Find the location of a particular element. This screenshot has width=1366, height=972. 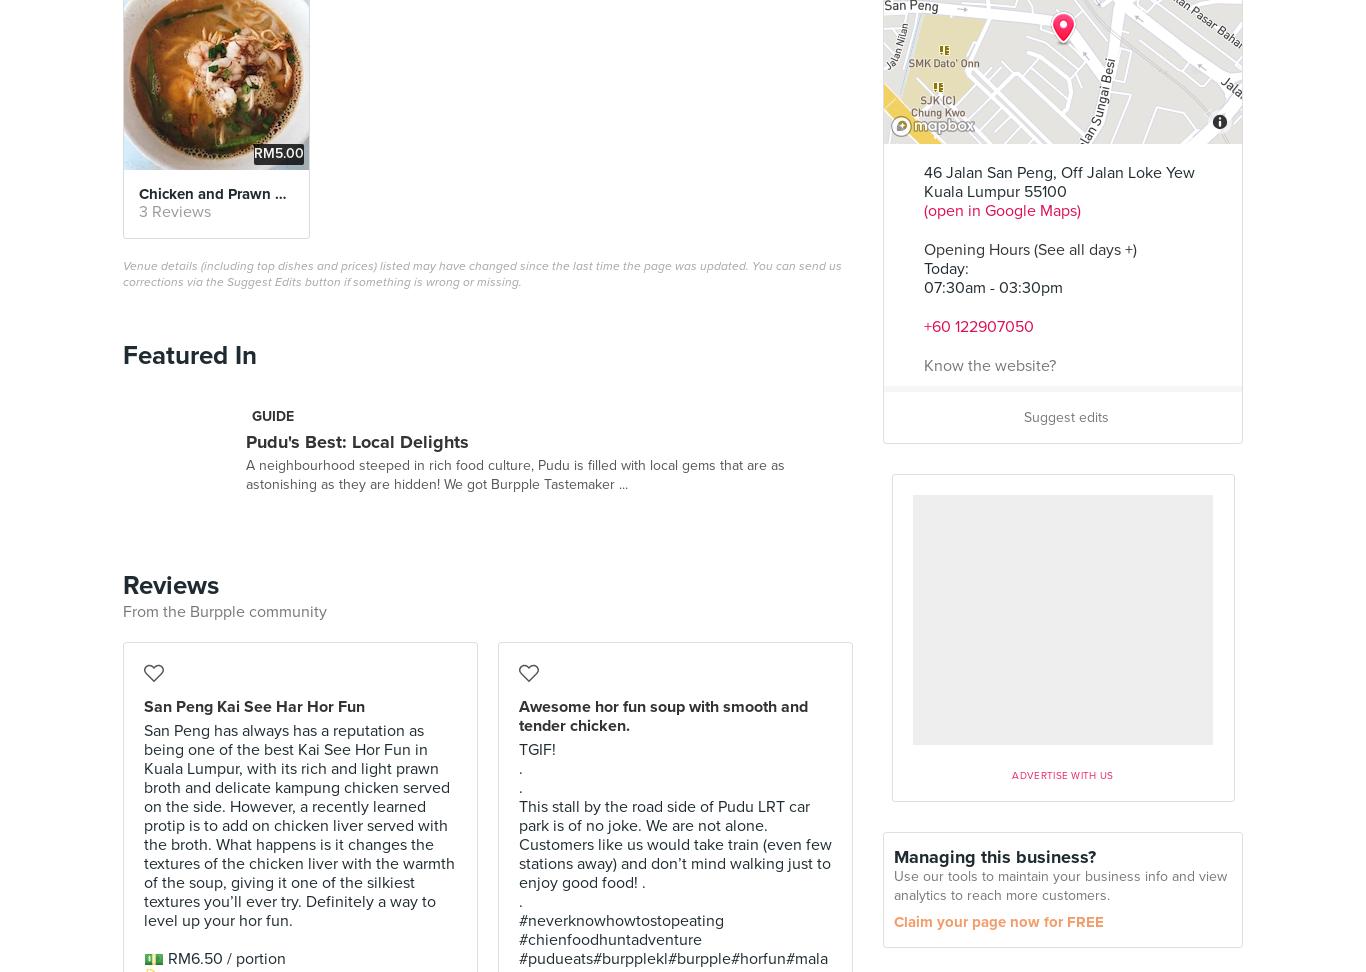

'Opening Hours (See all days +)' is located at coordinates (1029, 249).